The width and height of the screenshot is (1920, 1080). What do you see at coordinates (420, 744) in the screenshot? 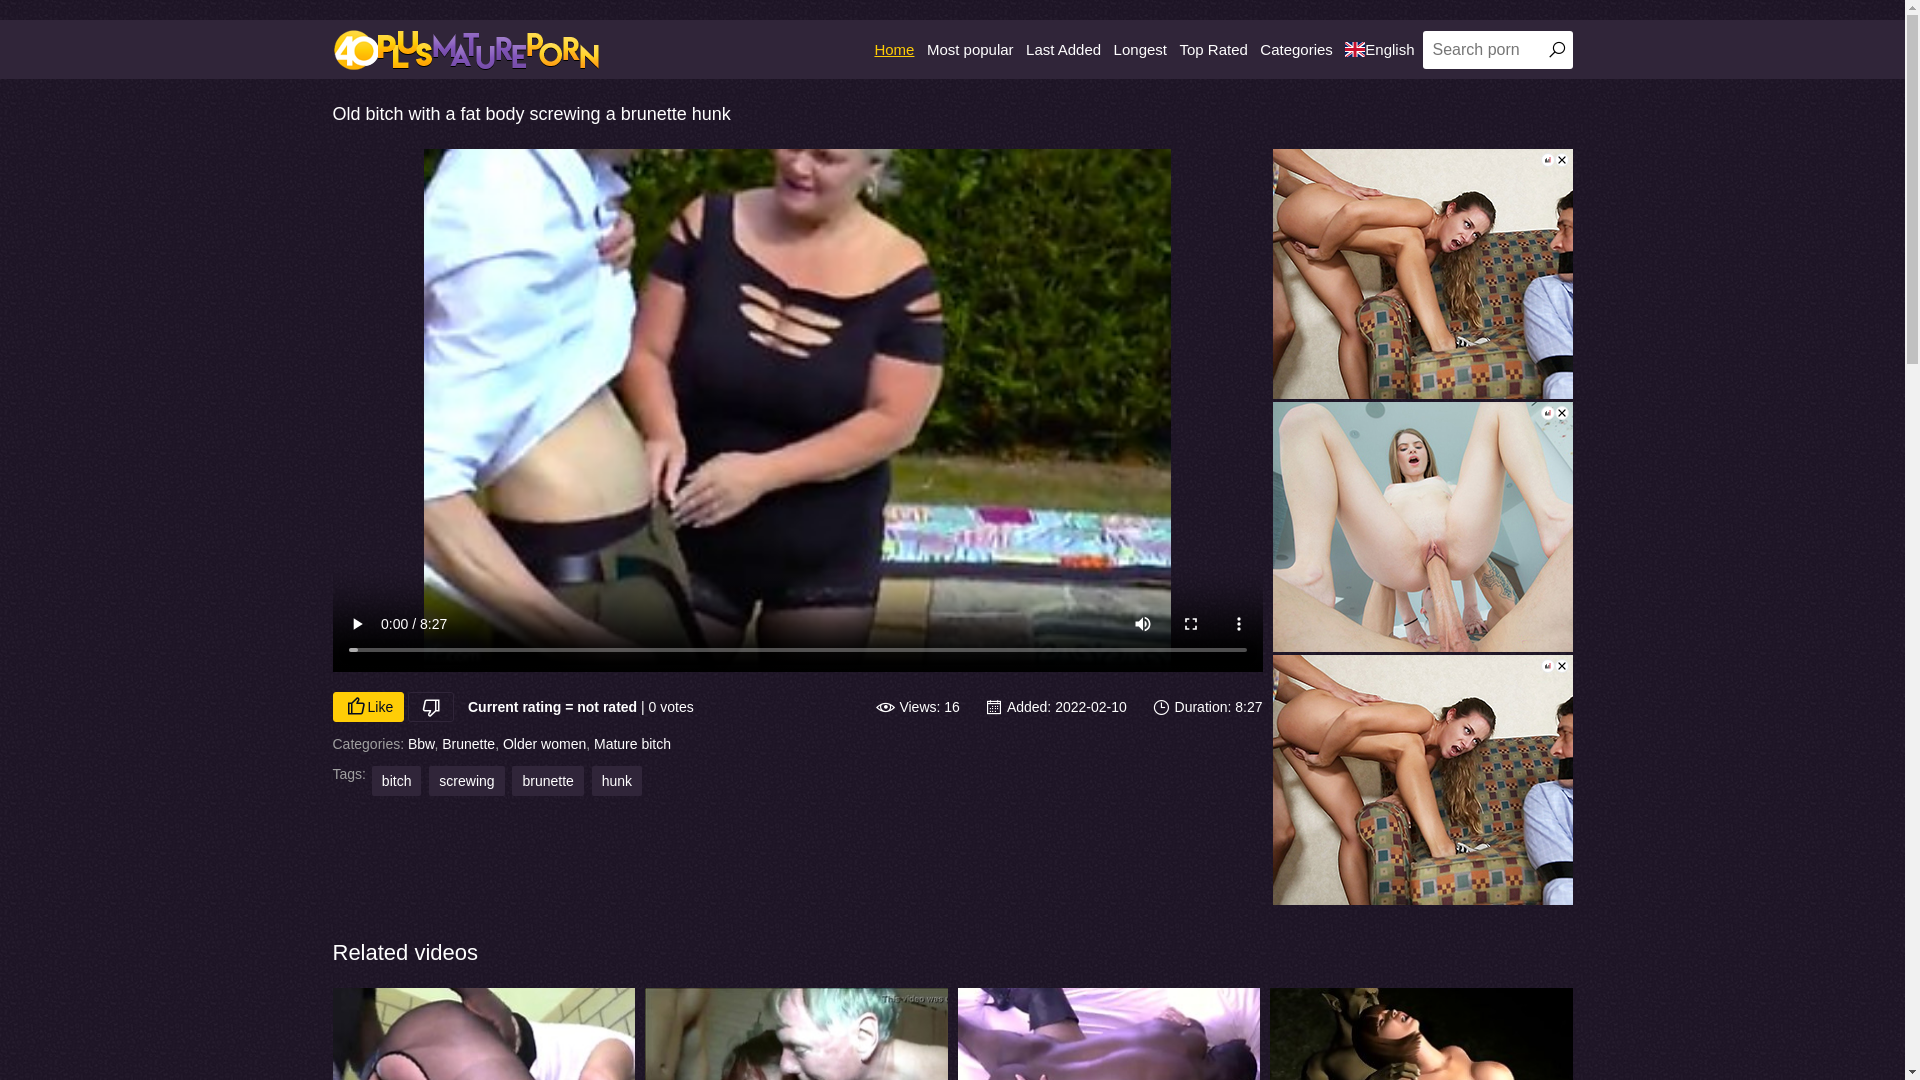
I see `'Bbw'` at bounding box center [420, 744].